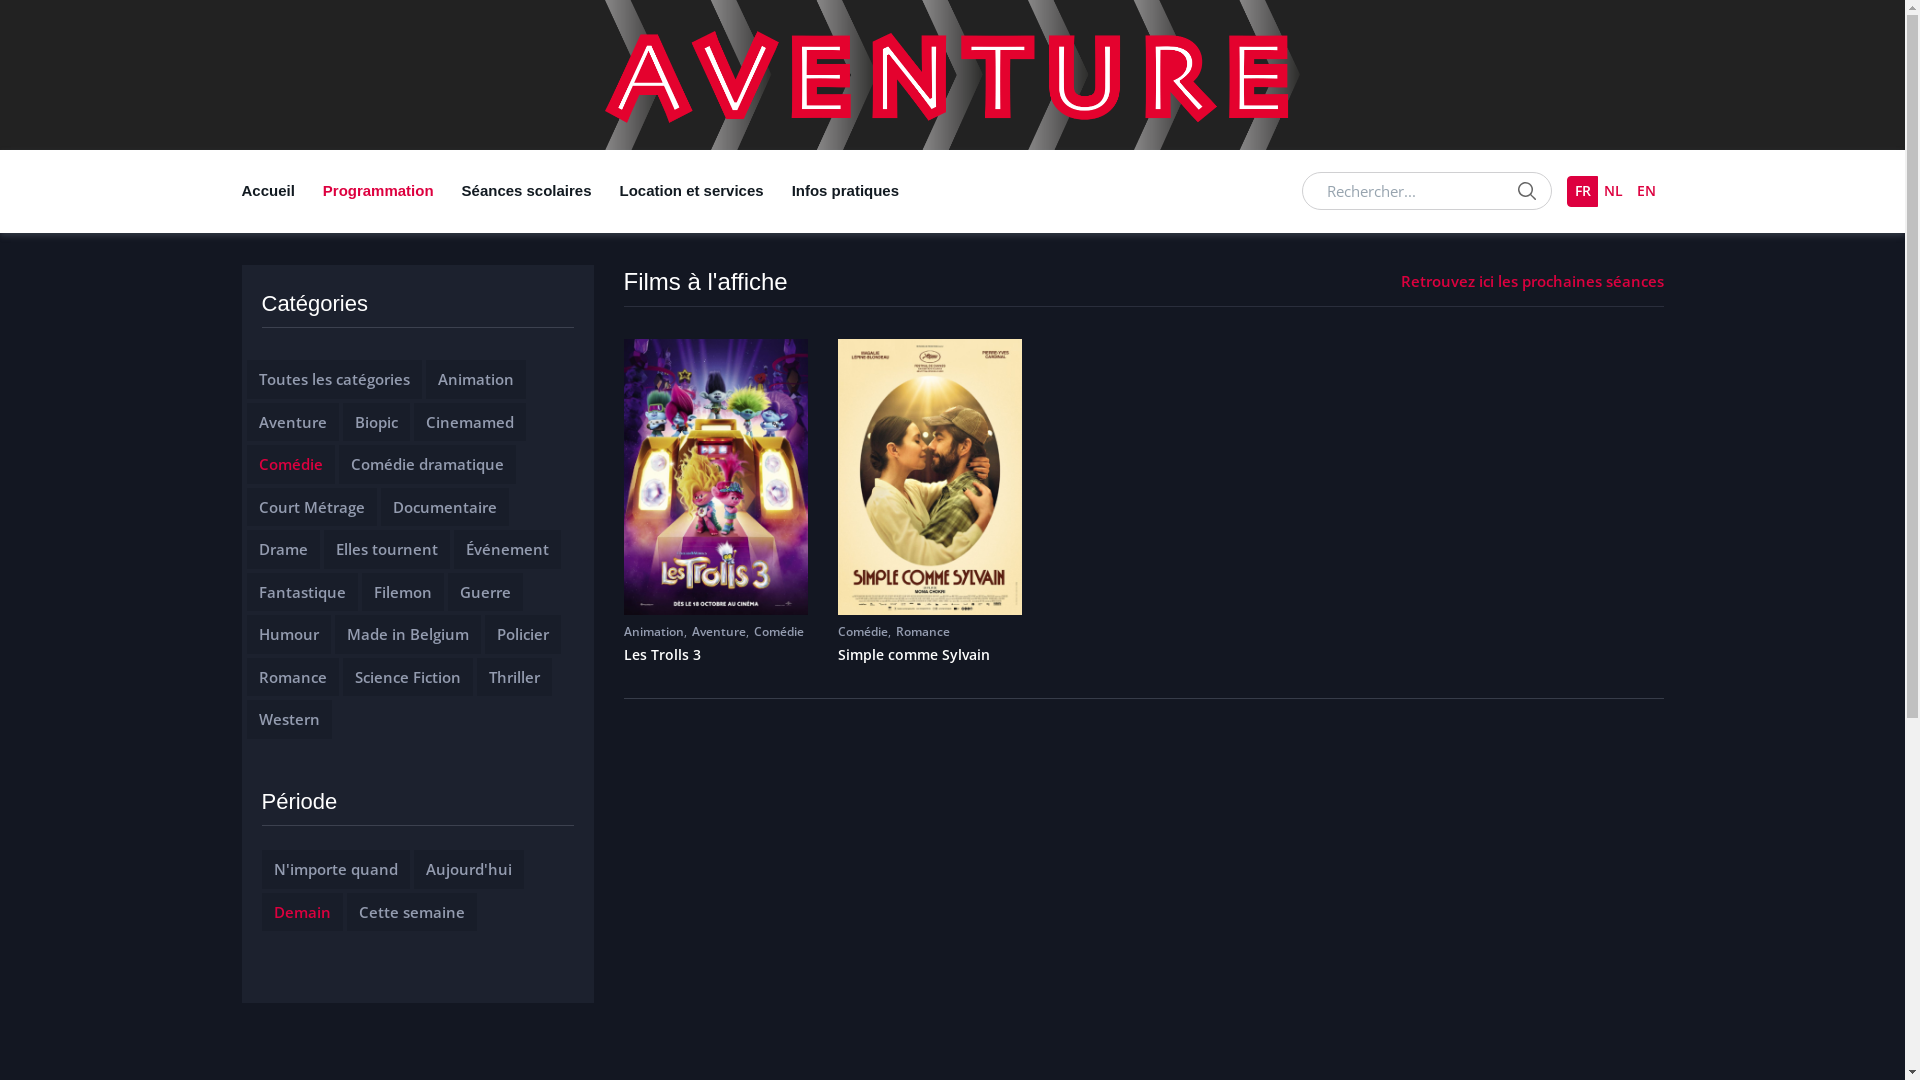  Describe the element at coordinates (336, 548) in the screenshot. I see `'Elles tournent'` at that location.